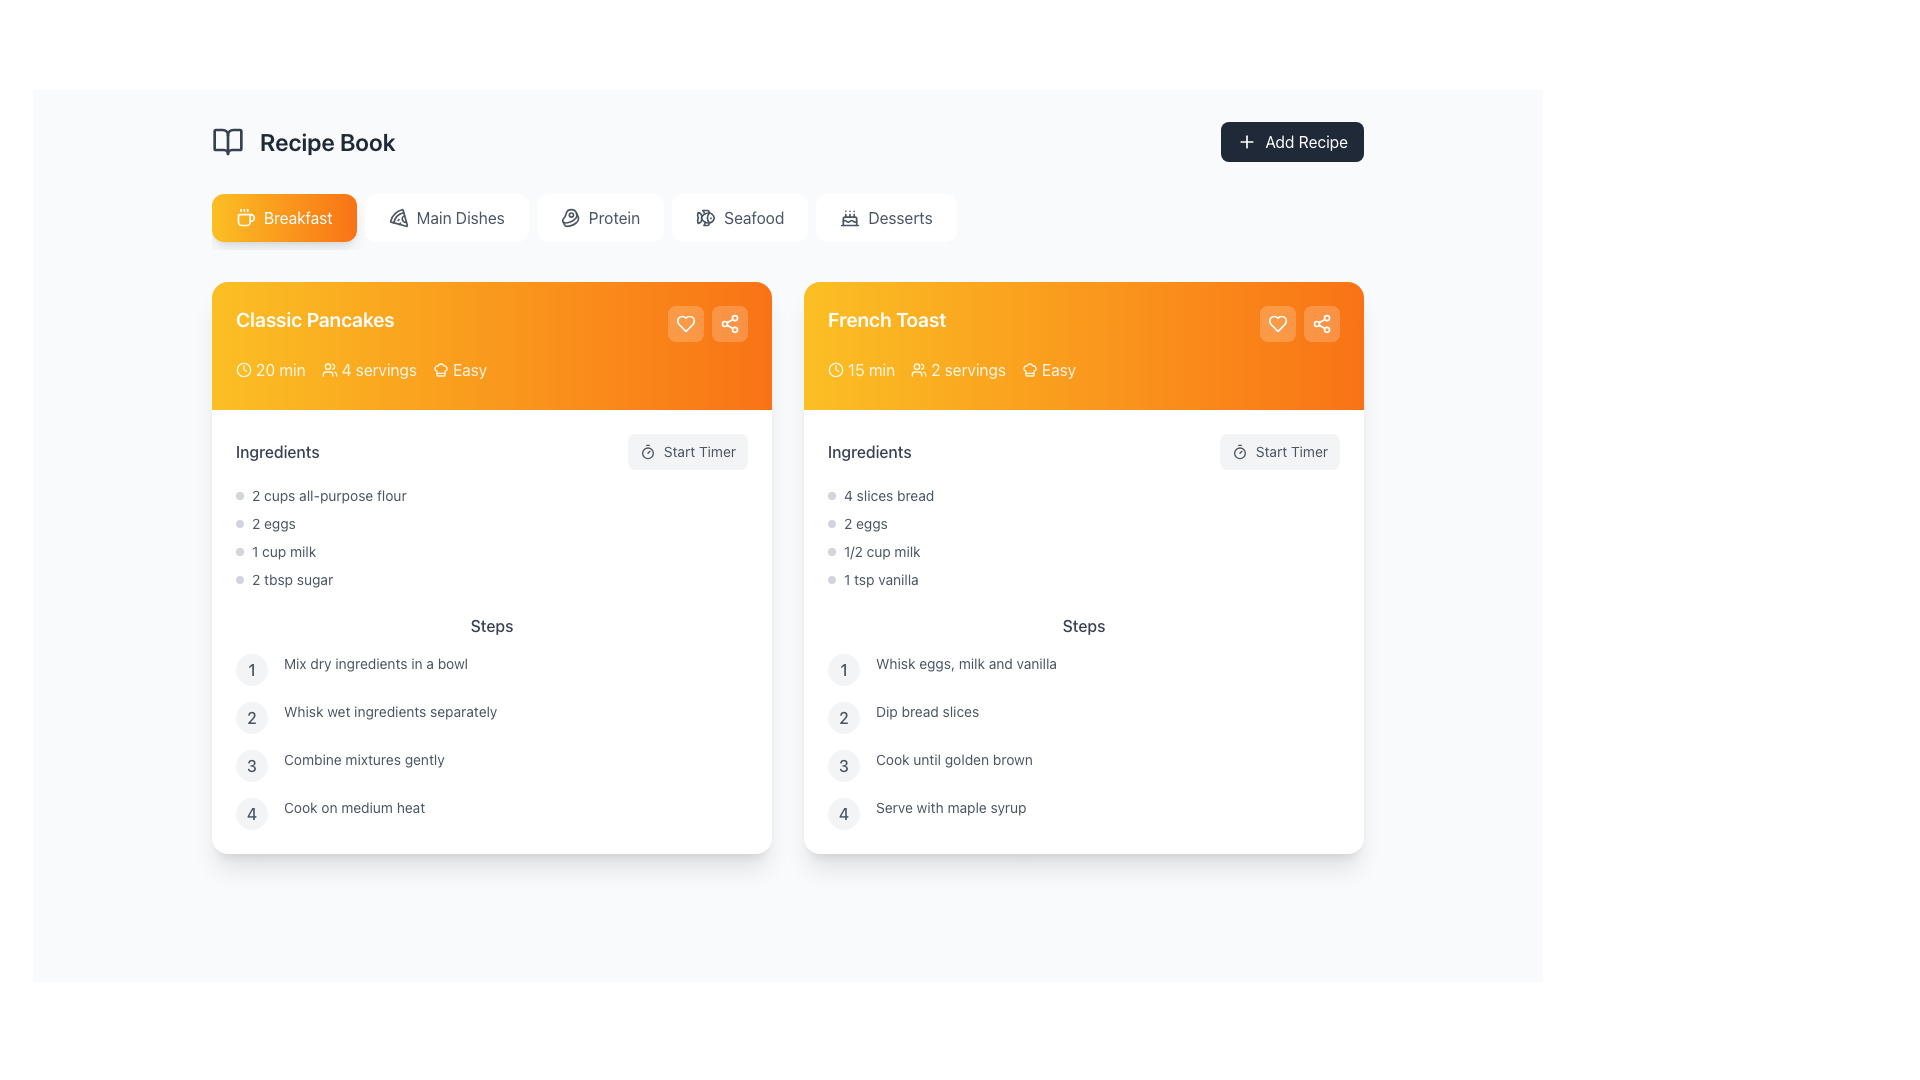 Image resolution: width=1920 pixels, height=1080 pixels. What do you see at coordinates (251, 813) in the screenshot?
I see `the text element displaying the number '4' inside a small, light gray circular background, which is the fourth step indicator in the 'Classic Pancakes' section` at bounding box center [251, 813].